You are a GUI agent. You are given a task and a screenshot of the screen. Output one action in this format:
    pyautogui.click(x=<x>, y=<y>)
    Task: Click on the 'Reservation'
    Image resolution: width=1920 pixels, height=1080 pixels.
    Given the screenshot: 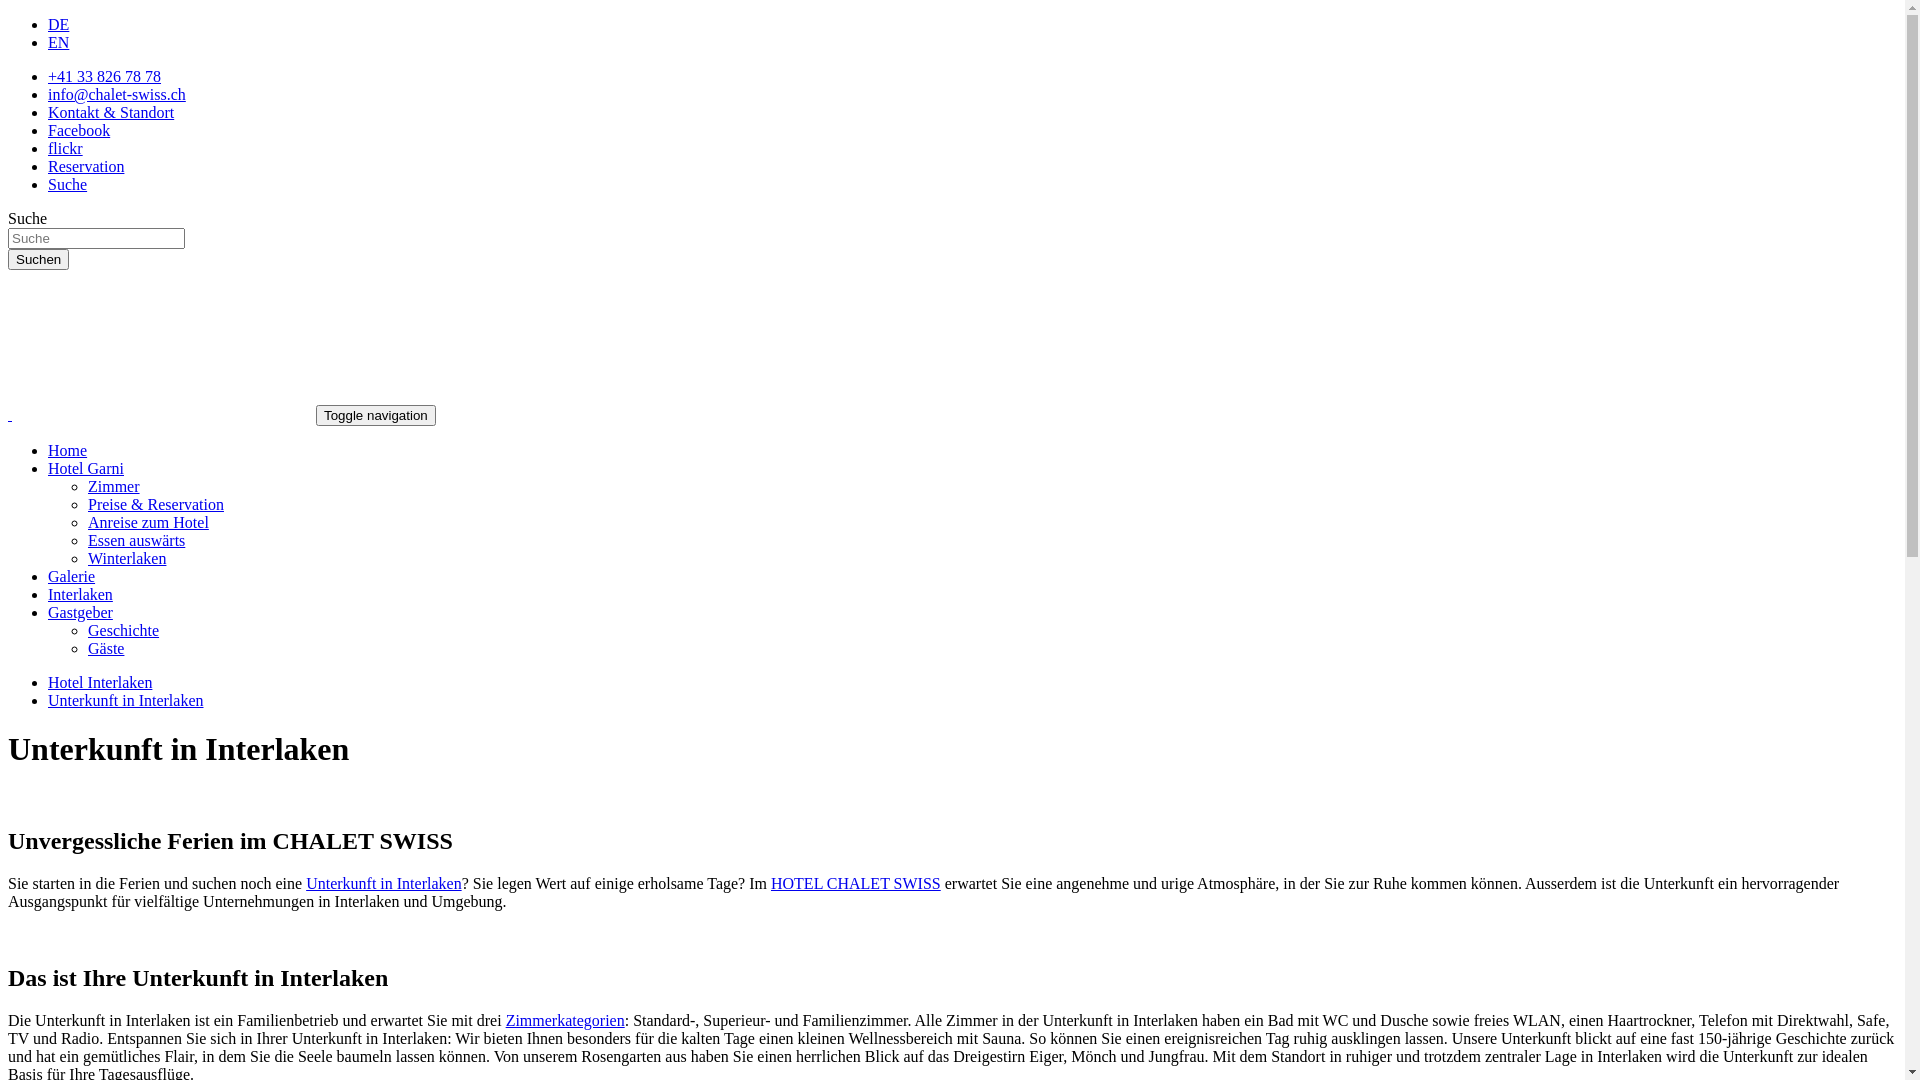 What is the action you would take?
    pyautogui.click(x=85, y=165)
    